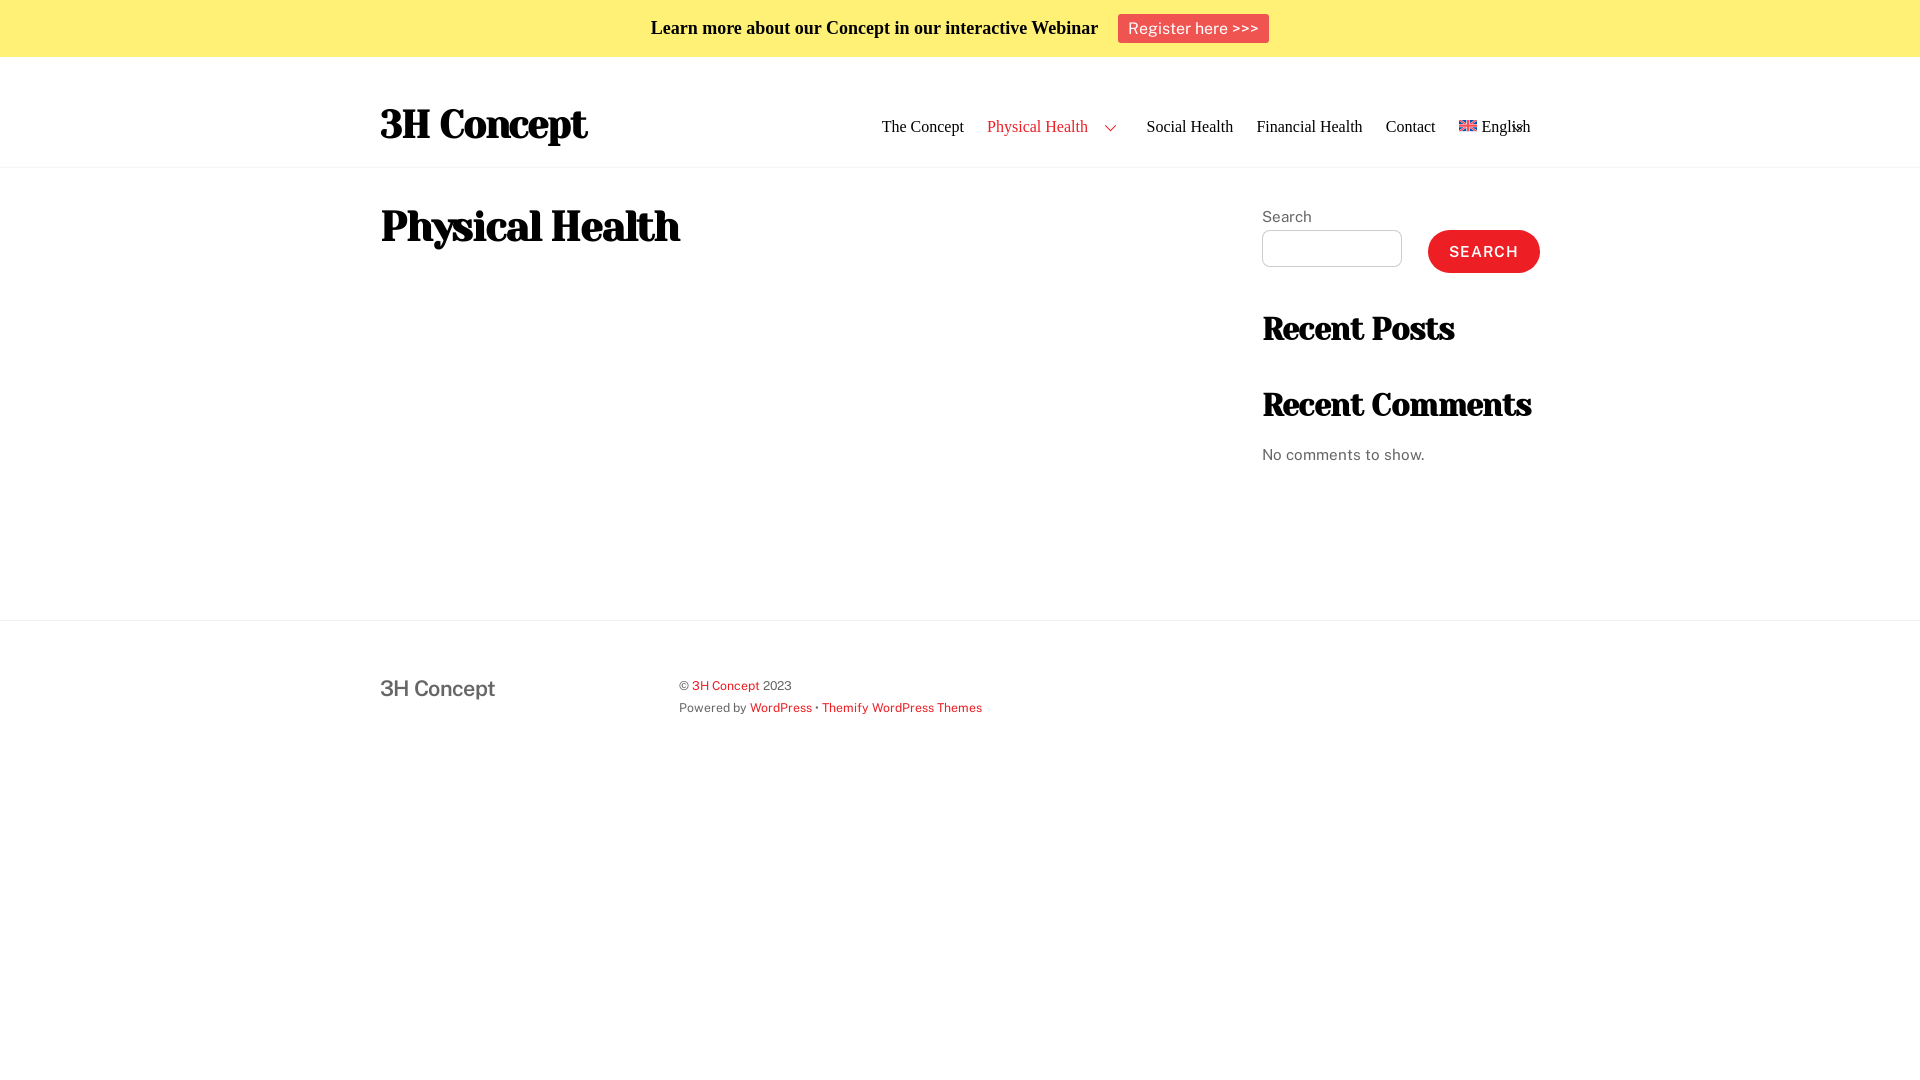 The image size is (1920, 1080). Describe the element at coordinates (780, 706) in the screenshot. I see `'WordPress'` at that location.